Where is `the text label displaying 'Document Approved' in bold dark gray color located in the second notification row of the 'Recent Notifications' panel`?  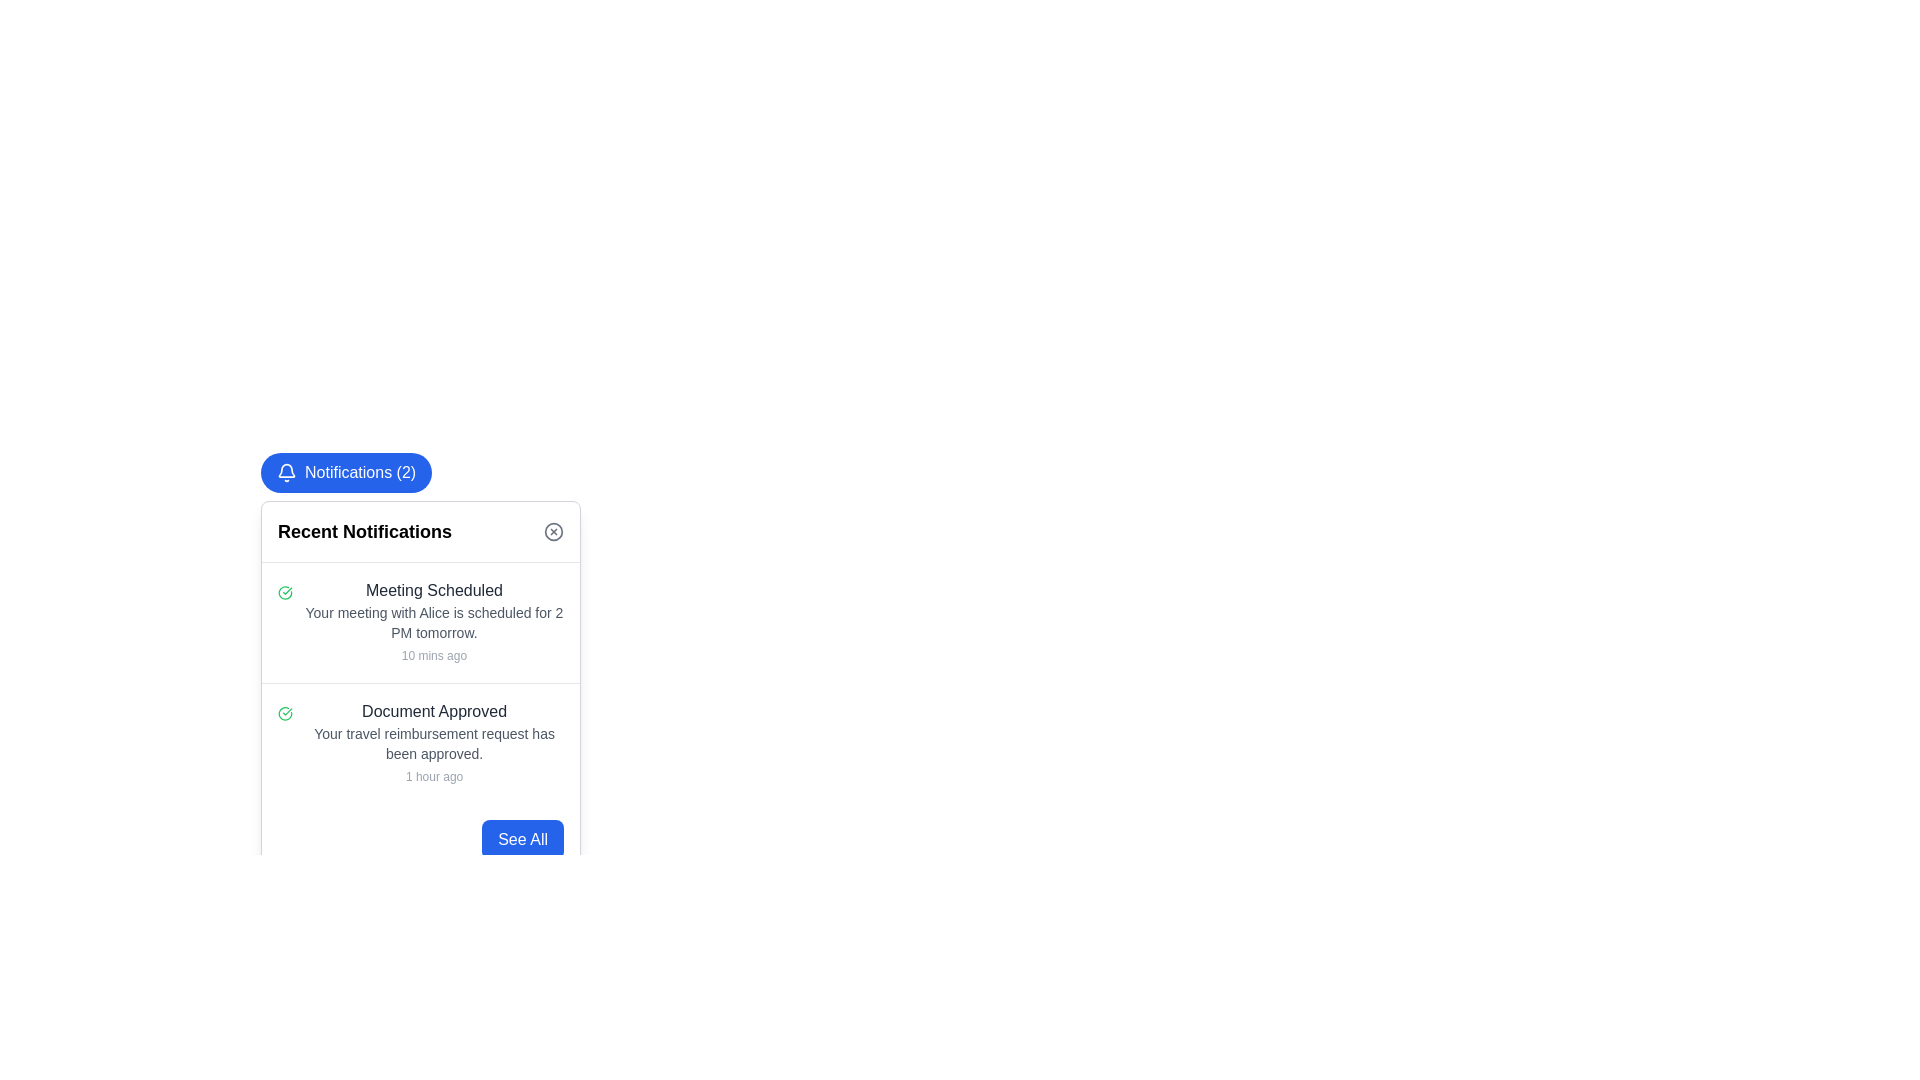 the text label displaying 'Document Approved' in bold dark gray color located in the second notification row of the 'Recent Notifications' panel is located at coordinates (433, 711).